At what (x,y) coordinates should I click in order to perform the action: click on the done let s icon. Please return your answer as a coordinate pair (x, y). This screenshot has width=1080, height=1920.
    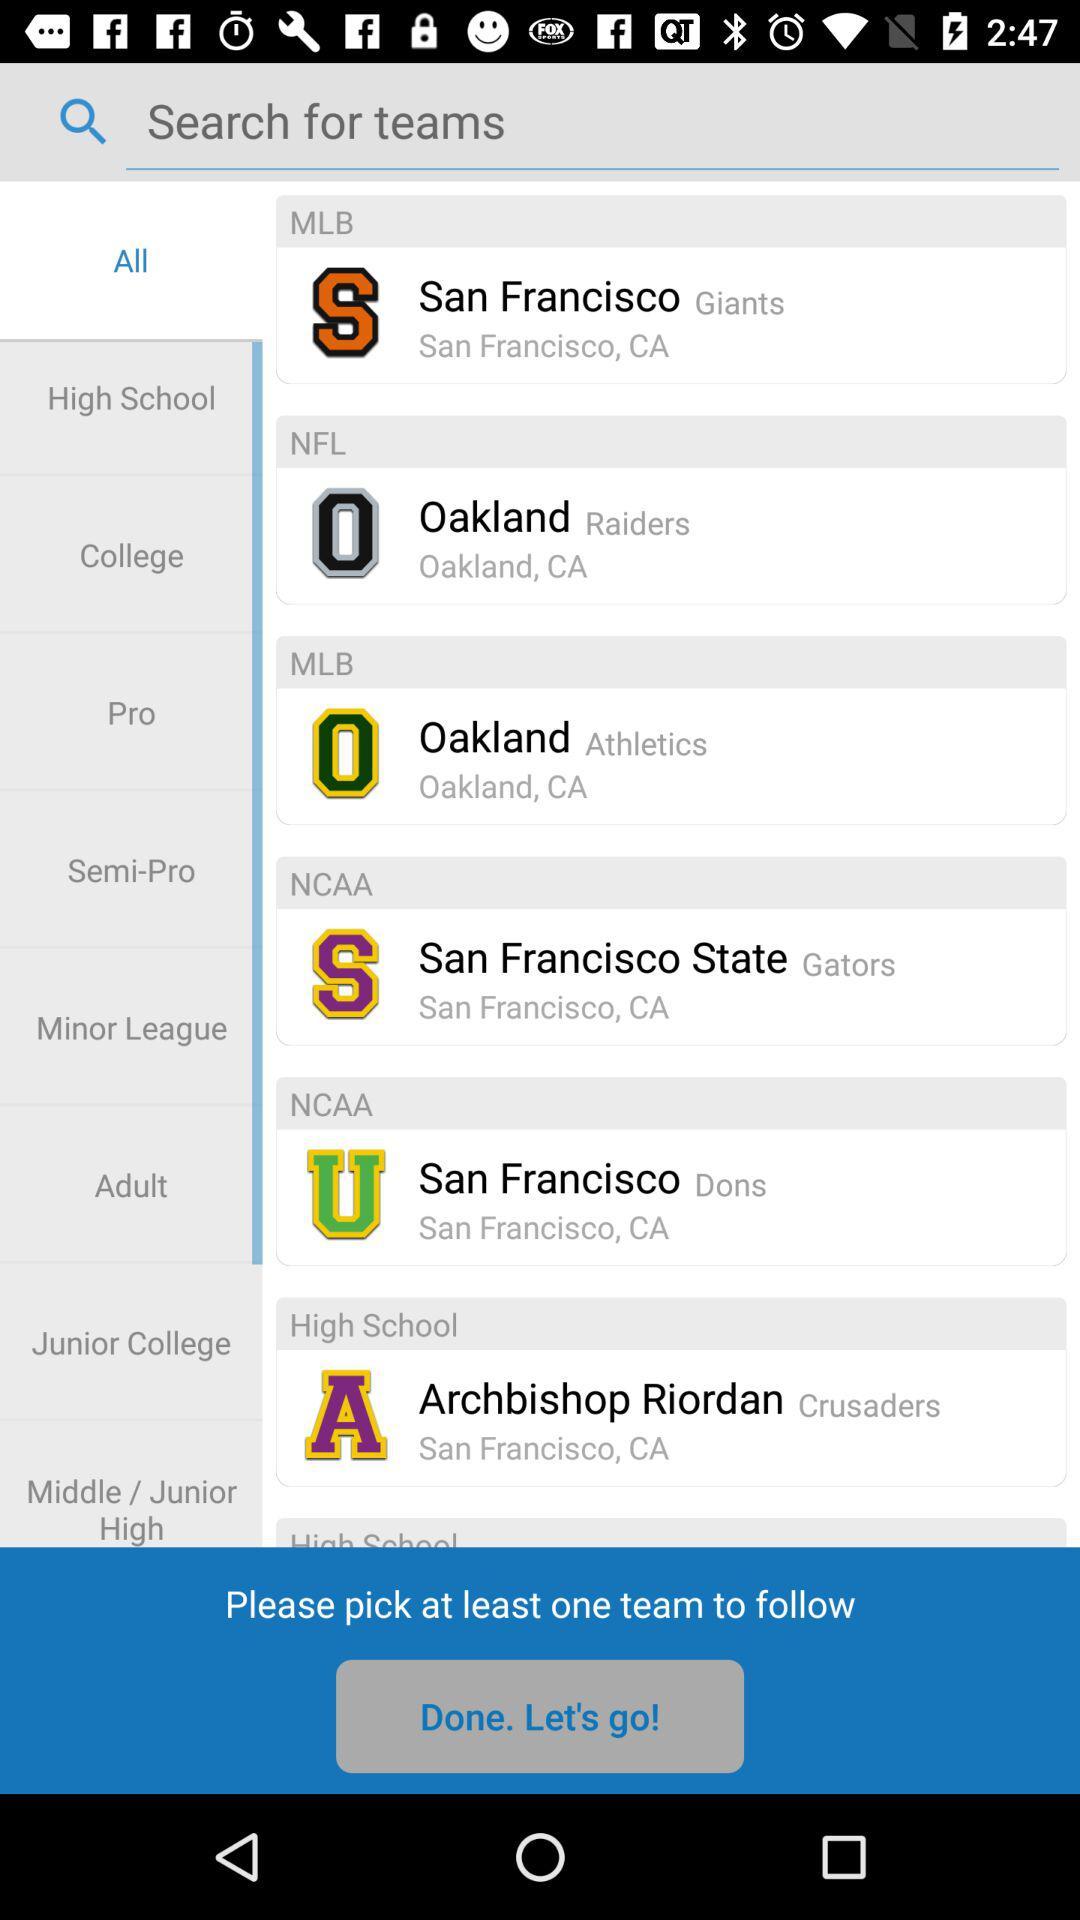
    Looking at the image, I should click on (540, 1715).